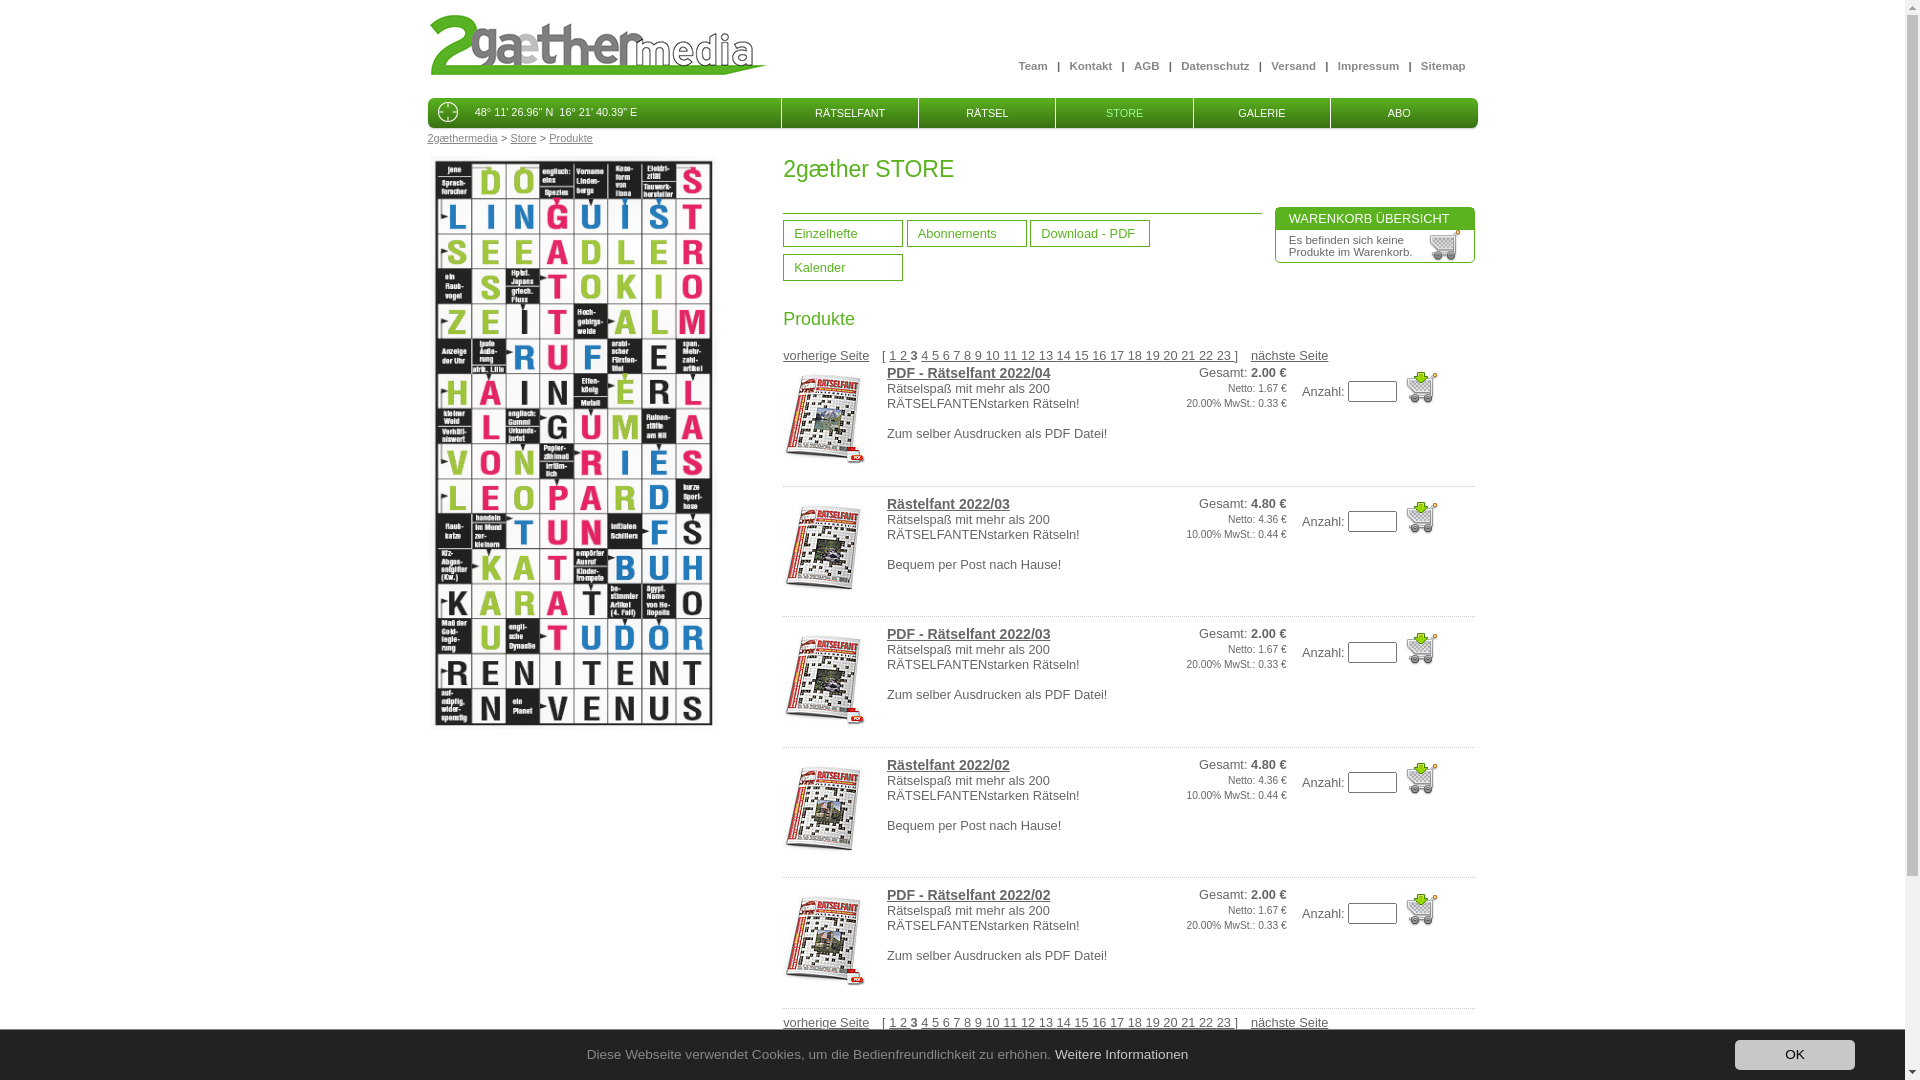 The height and width of the screenshot is (1080, 1920). I want to click on 'OK', so click(1795, 1054).